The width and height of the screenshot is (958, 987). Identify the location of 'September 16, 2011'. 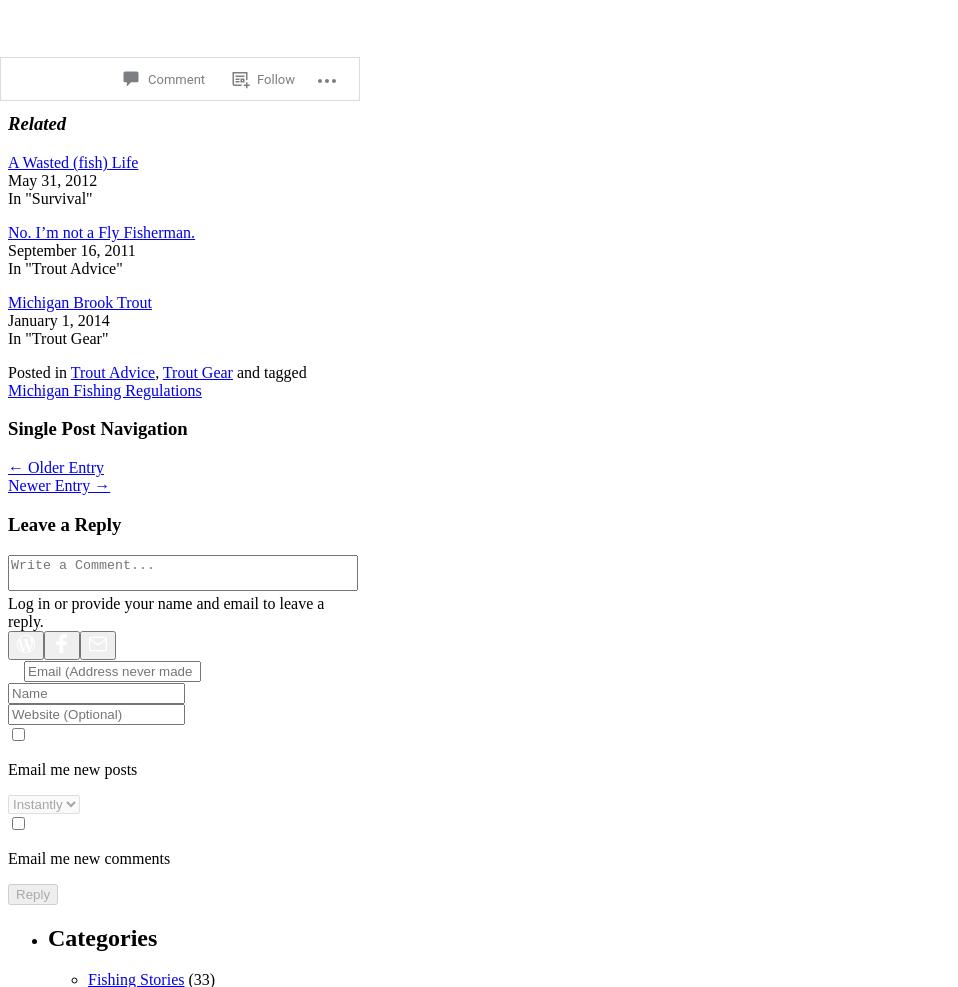
(70, 249).